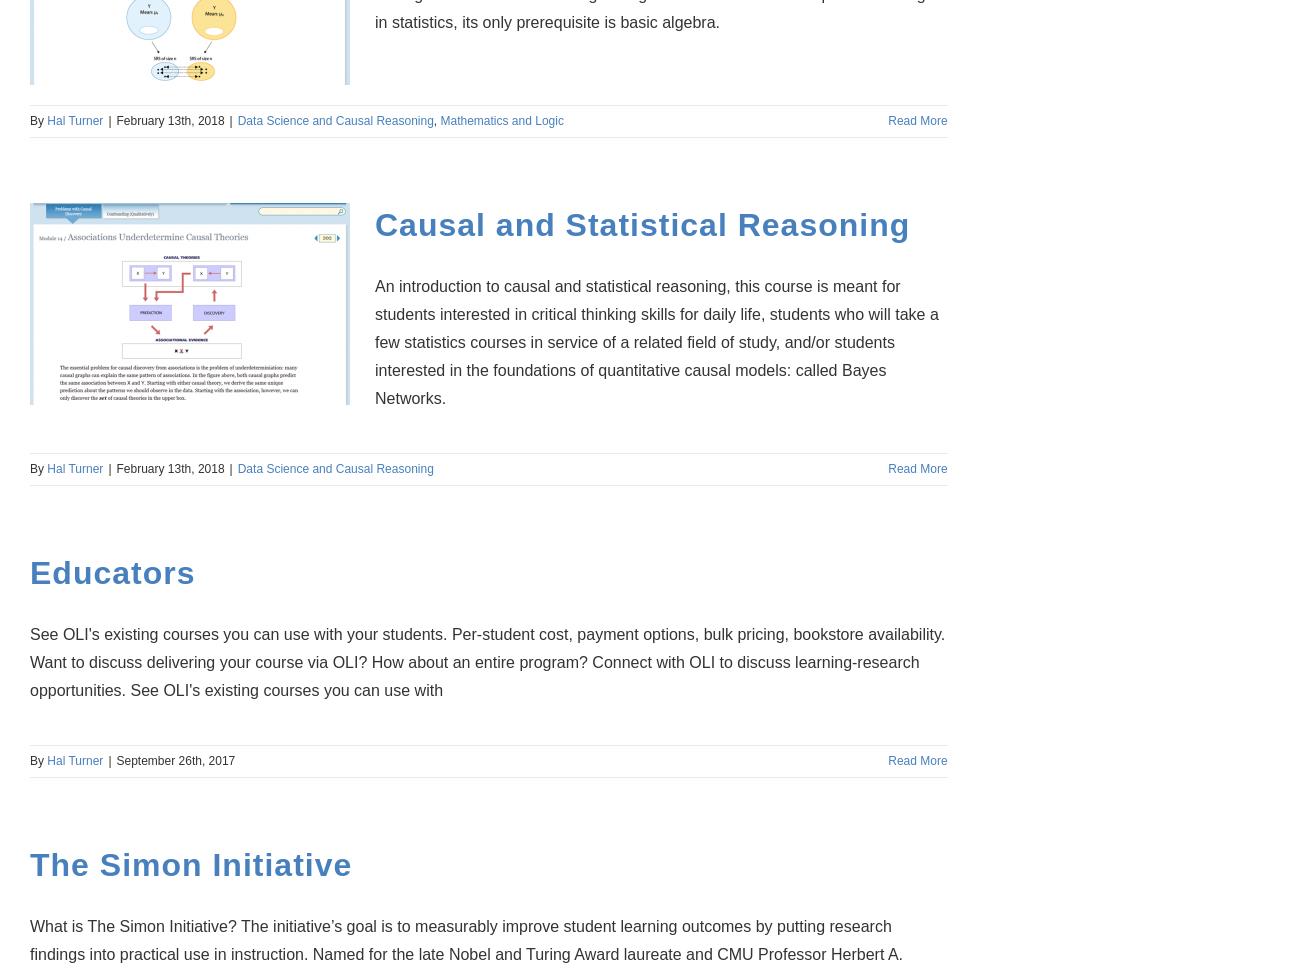 The image size is (1300, 972). What do you see at coordinates (374, 224) in the screenshot?
I see `'Causal and Statistical Reasoning'` at bounding box center [374, 224].